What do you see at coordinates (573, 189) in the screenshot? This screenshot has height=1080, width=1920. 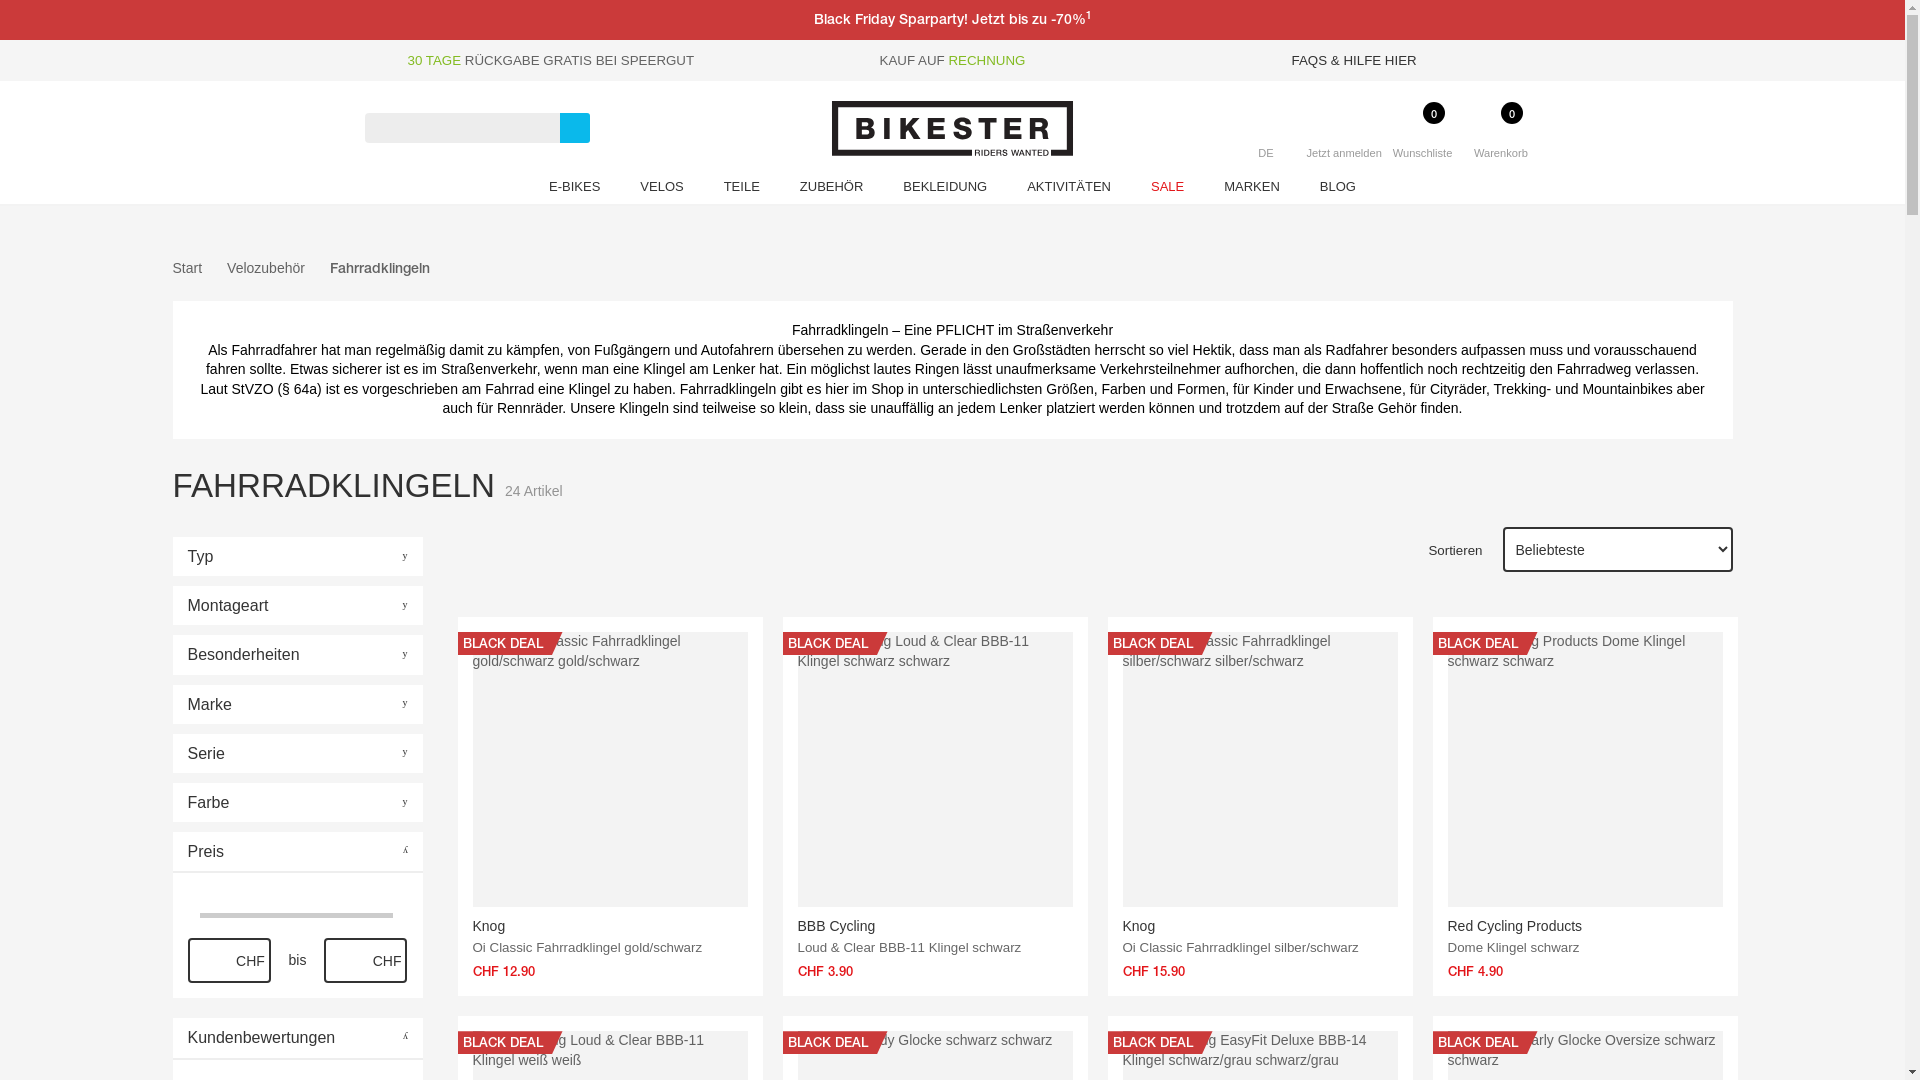 I see `'E-BIKES'` at bounding box center [573, 189].